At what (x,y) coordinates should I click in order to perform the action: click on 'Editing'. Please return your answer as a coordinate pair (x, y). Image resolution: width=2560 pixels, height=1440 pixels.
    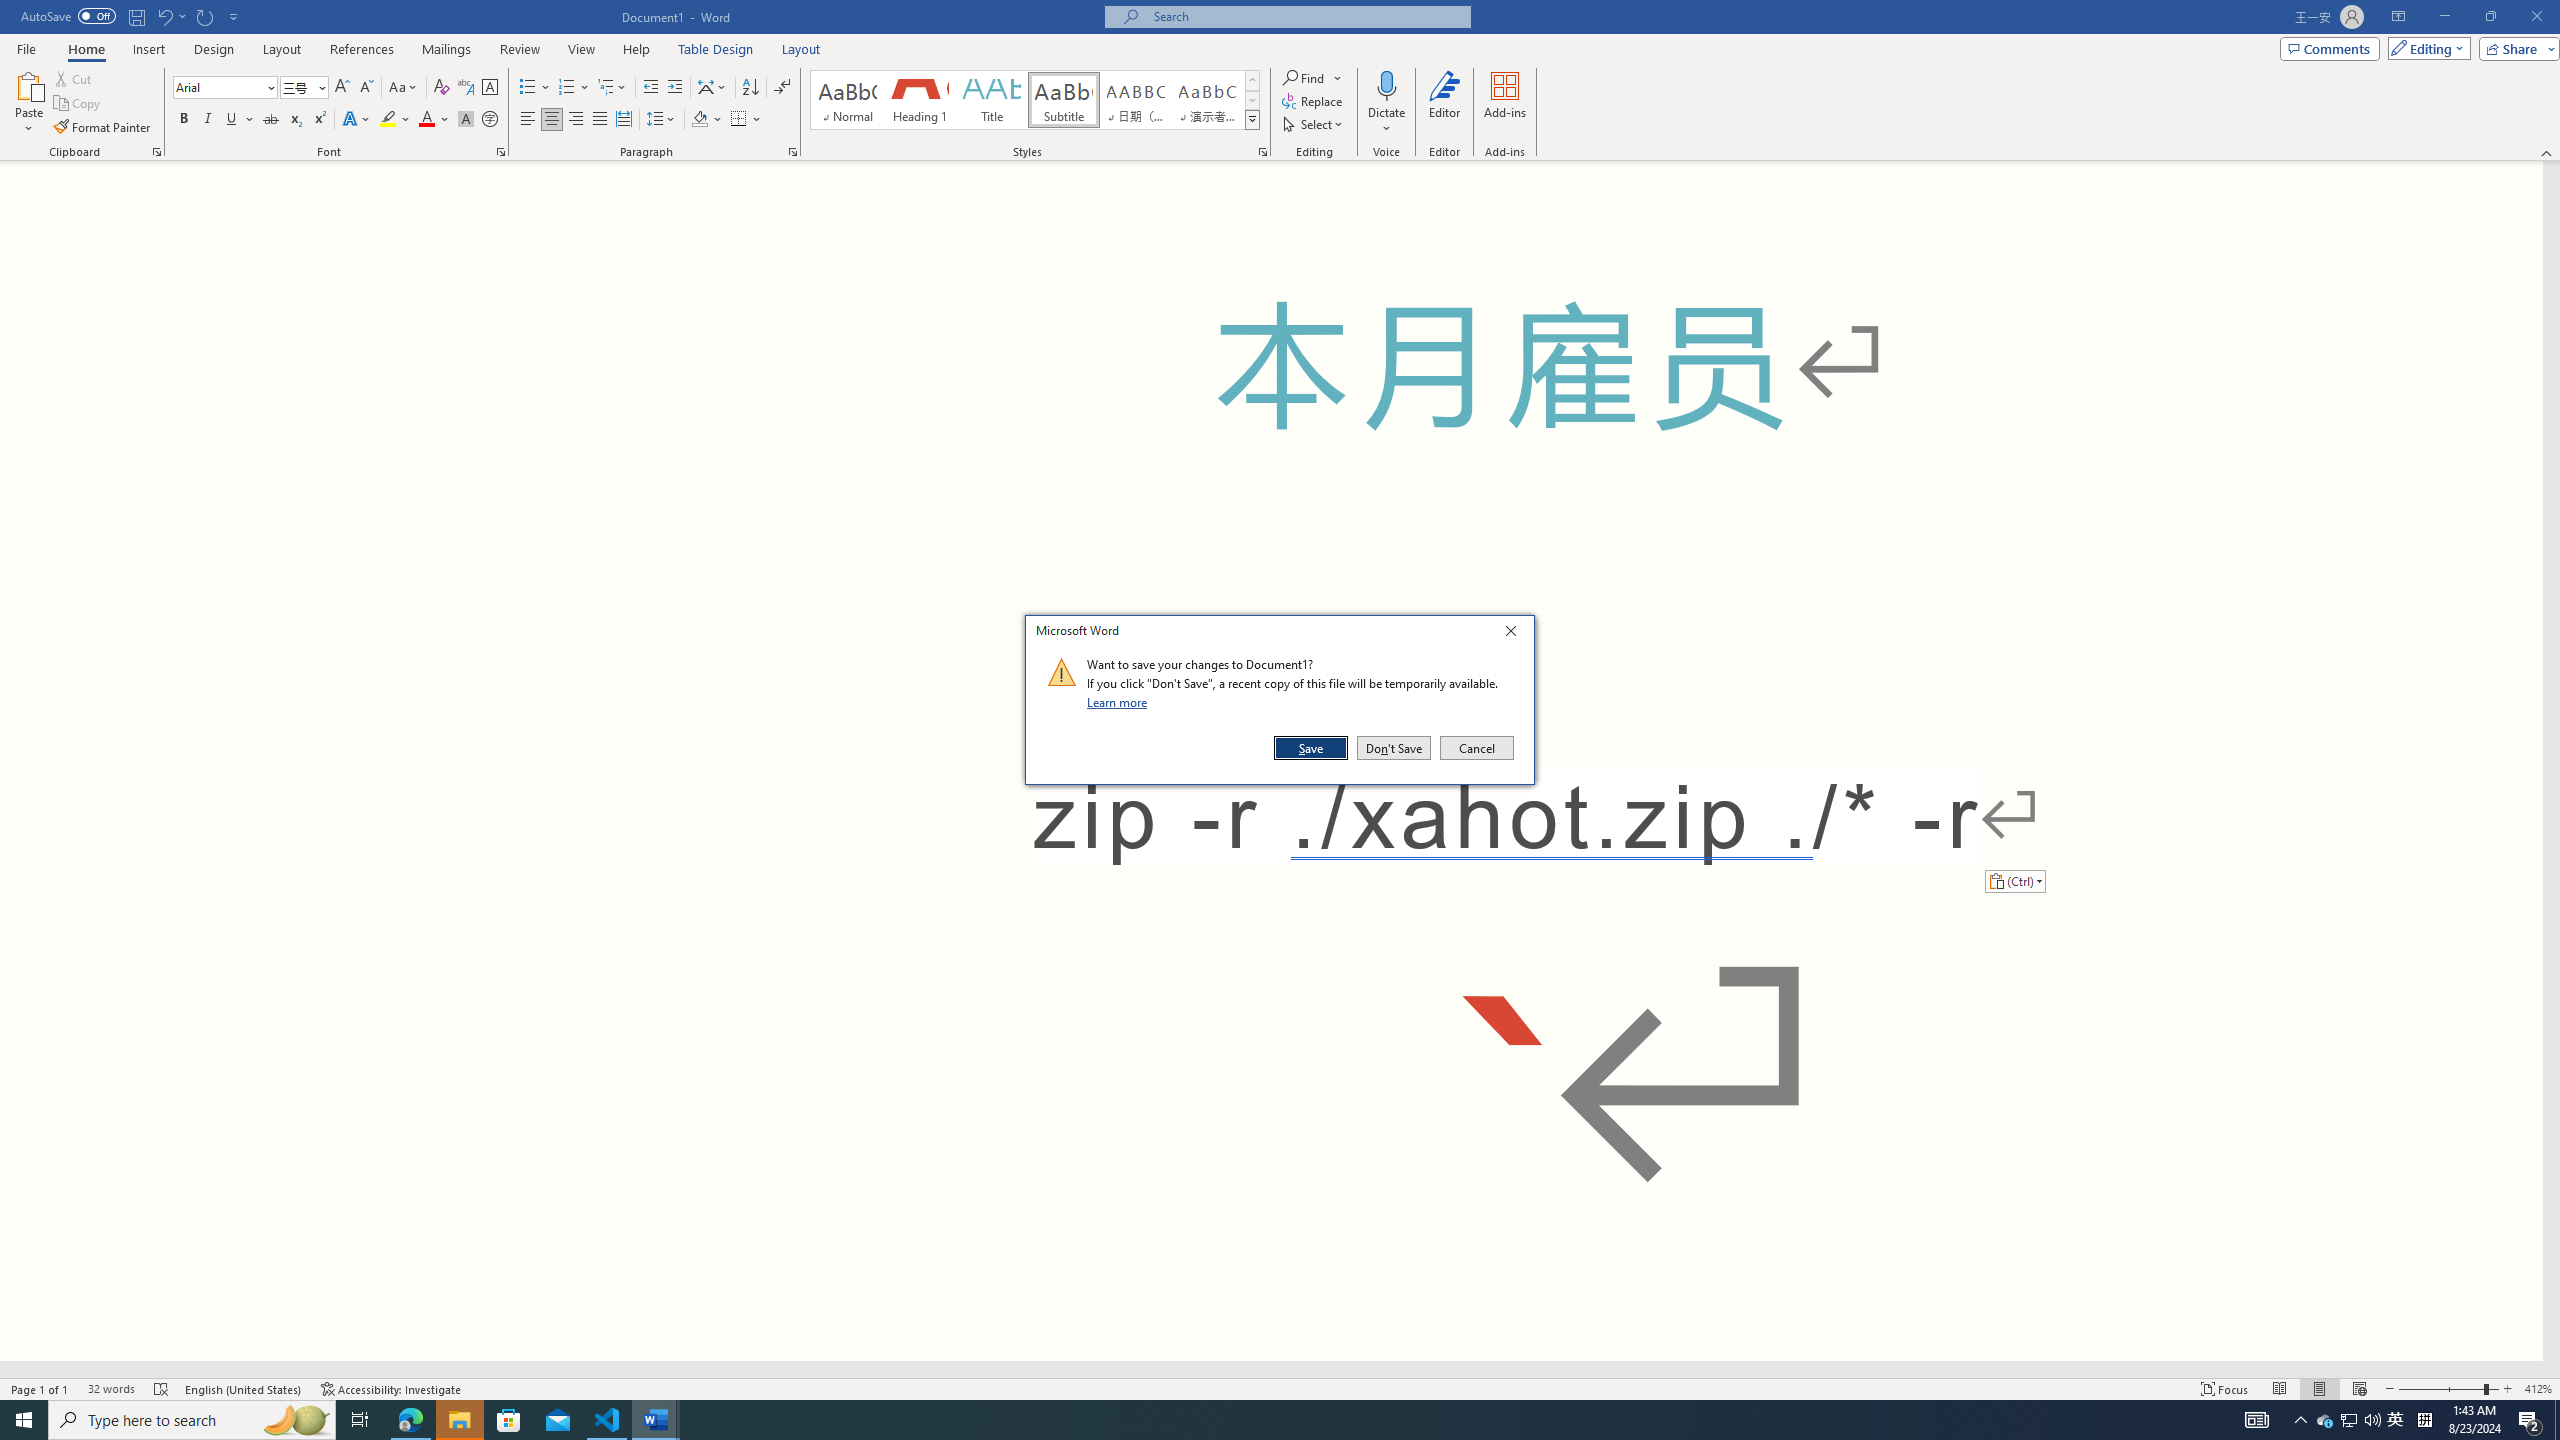
    Looking at the image, I should click on (2425, 47).